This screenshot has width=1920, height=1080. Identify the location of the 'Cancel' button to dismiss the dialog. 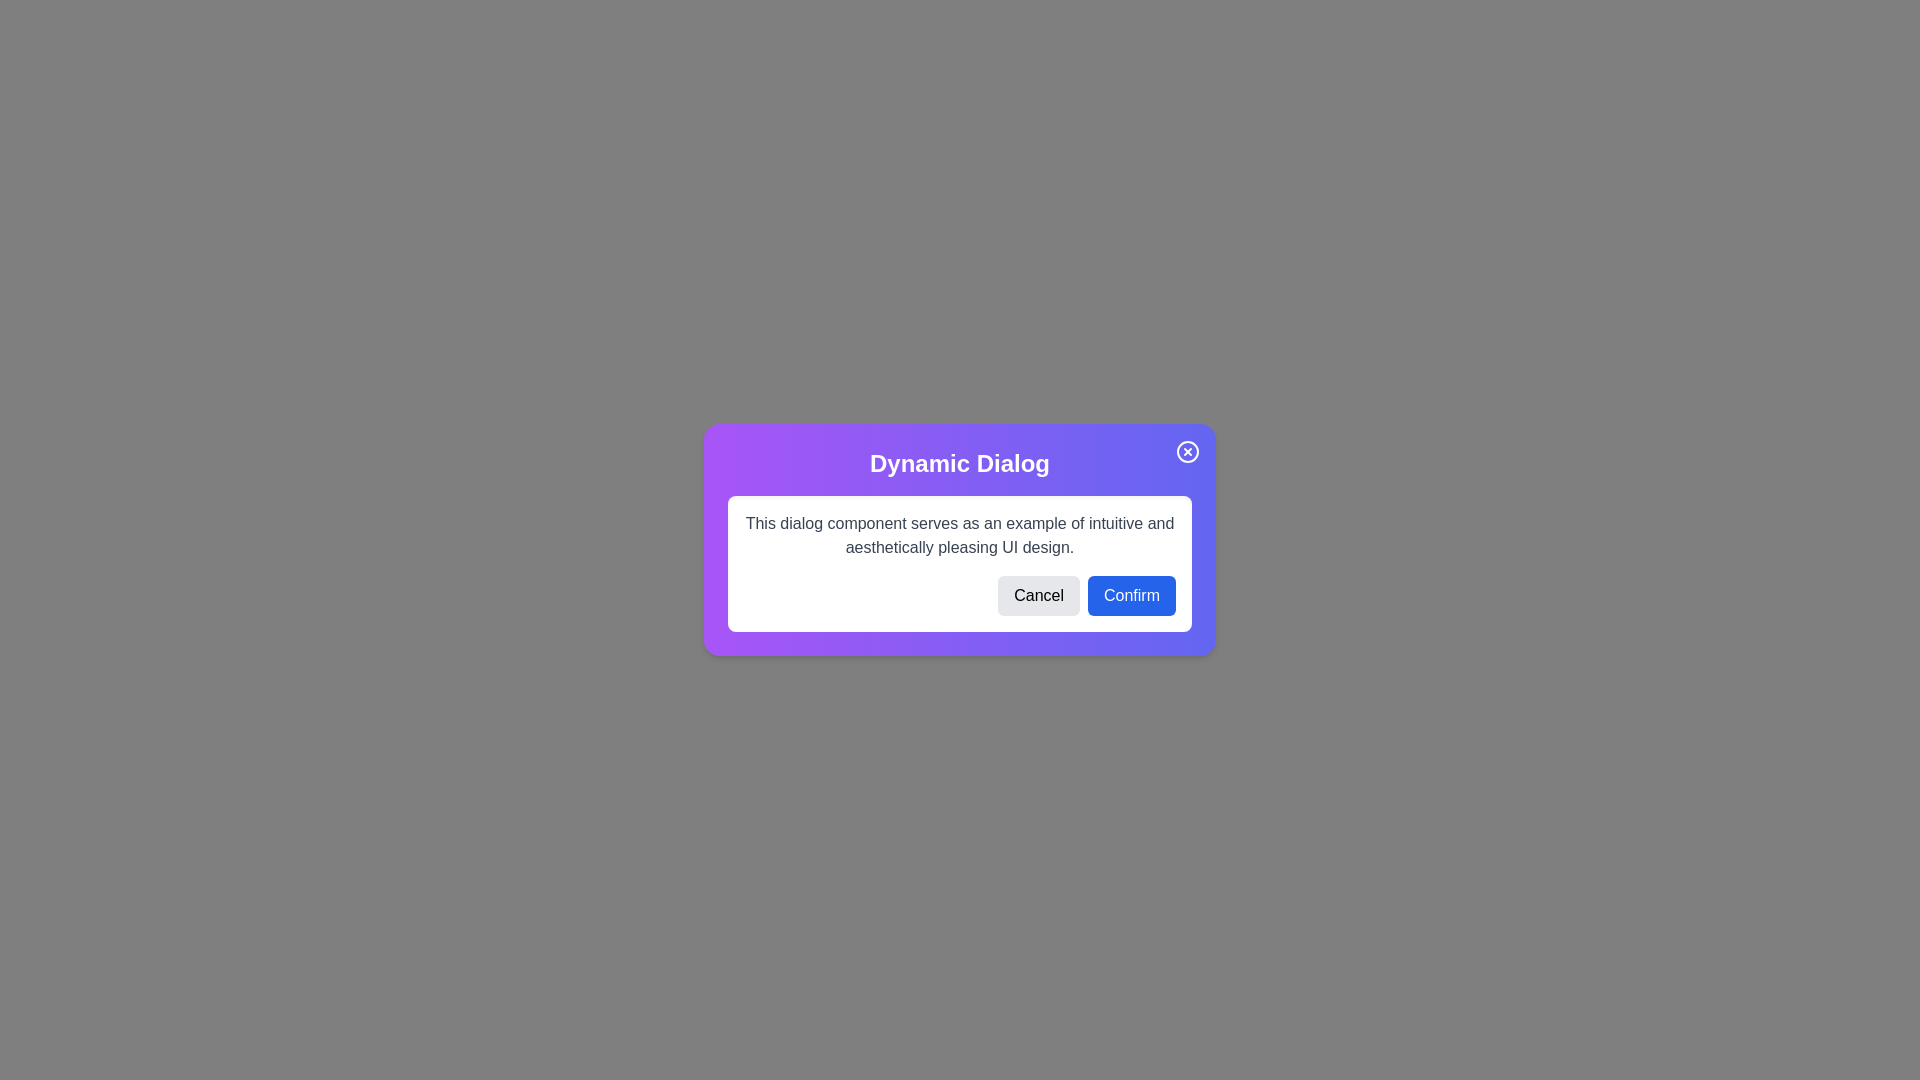
(1038, 595).